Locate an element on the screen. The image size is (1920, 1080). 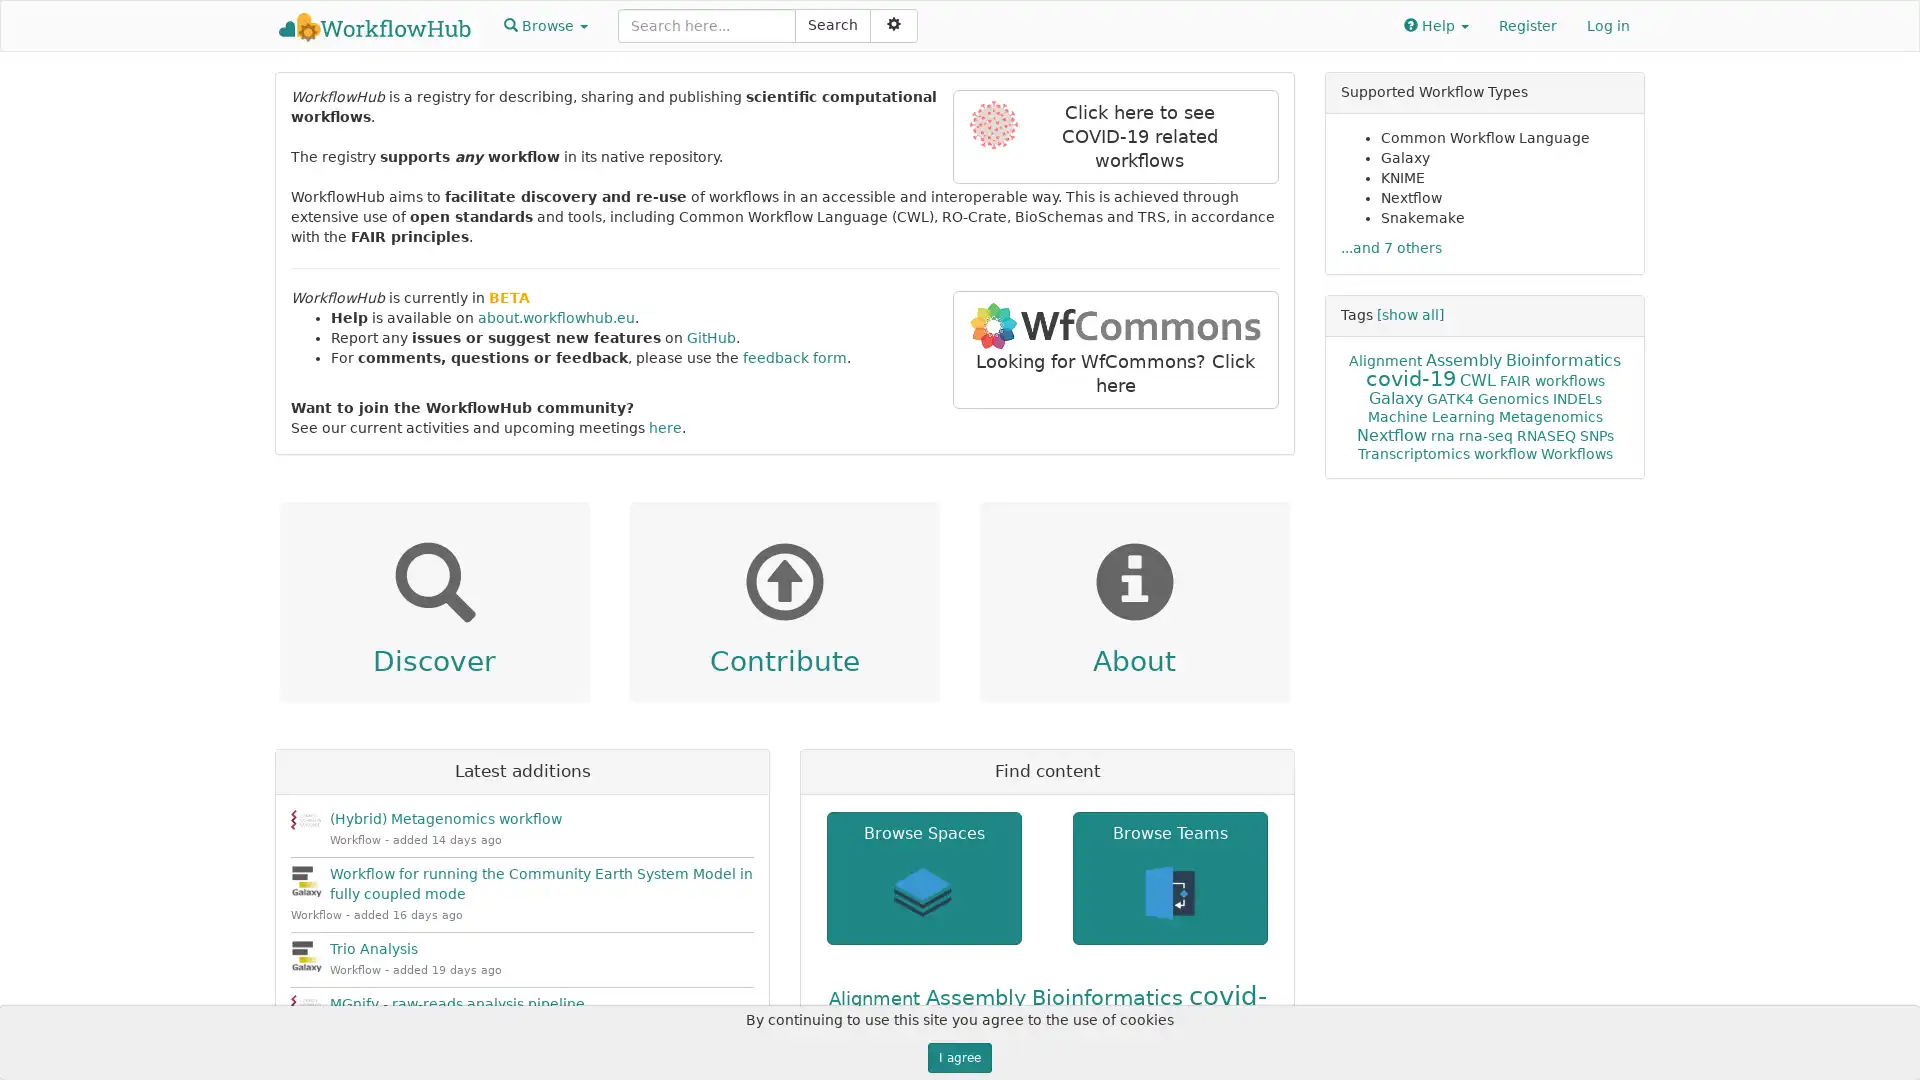
Search is located at coordinates (833, 25).